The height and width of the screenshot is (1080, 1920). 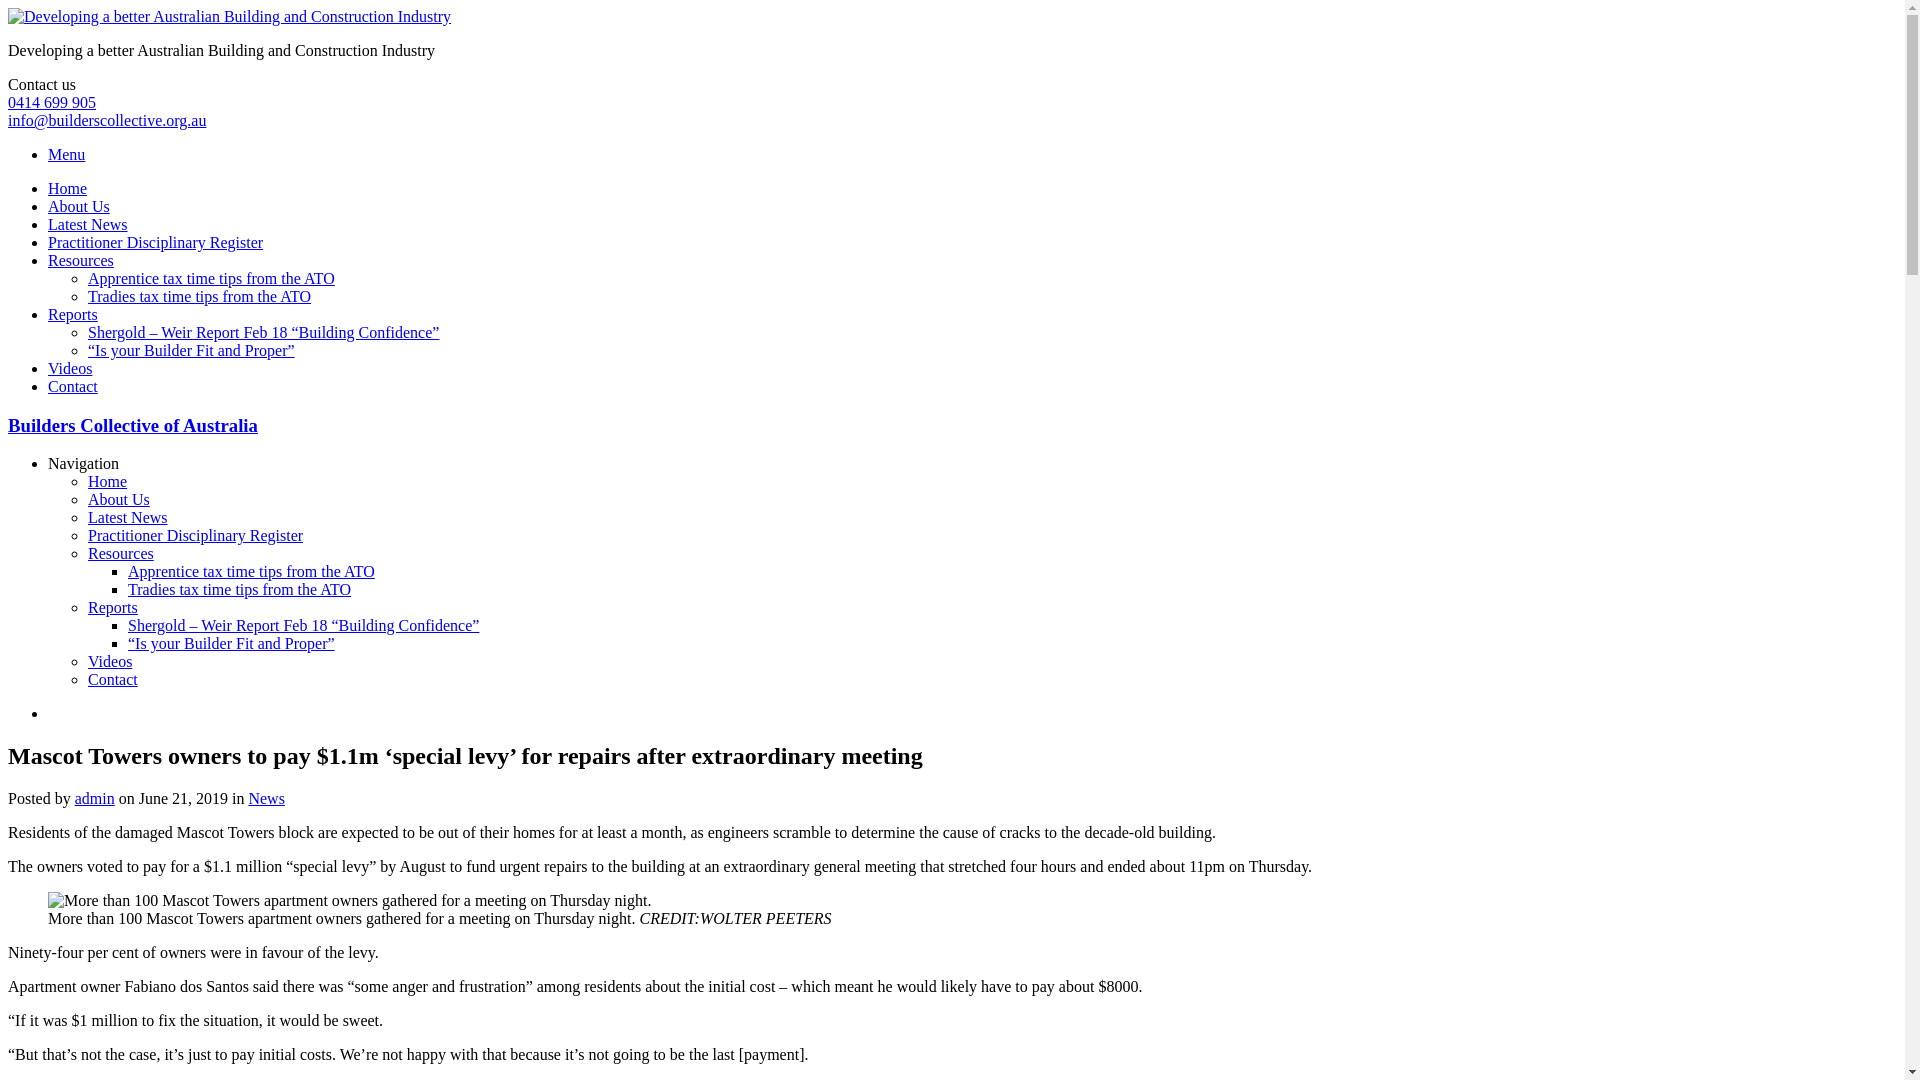 I want to click on 'Menu', so click(x=66, y=153).